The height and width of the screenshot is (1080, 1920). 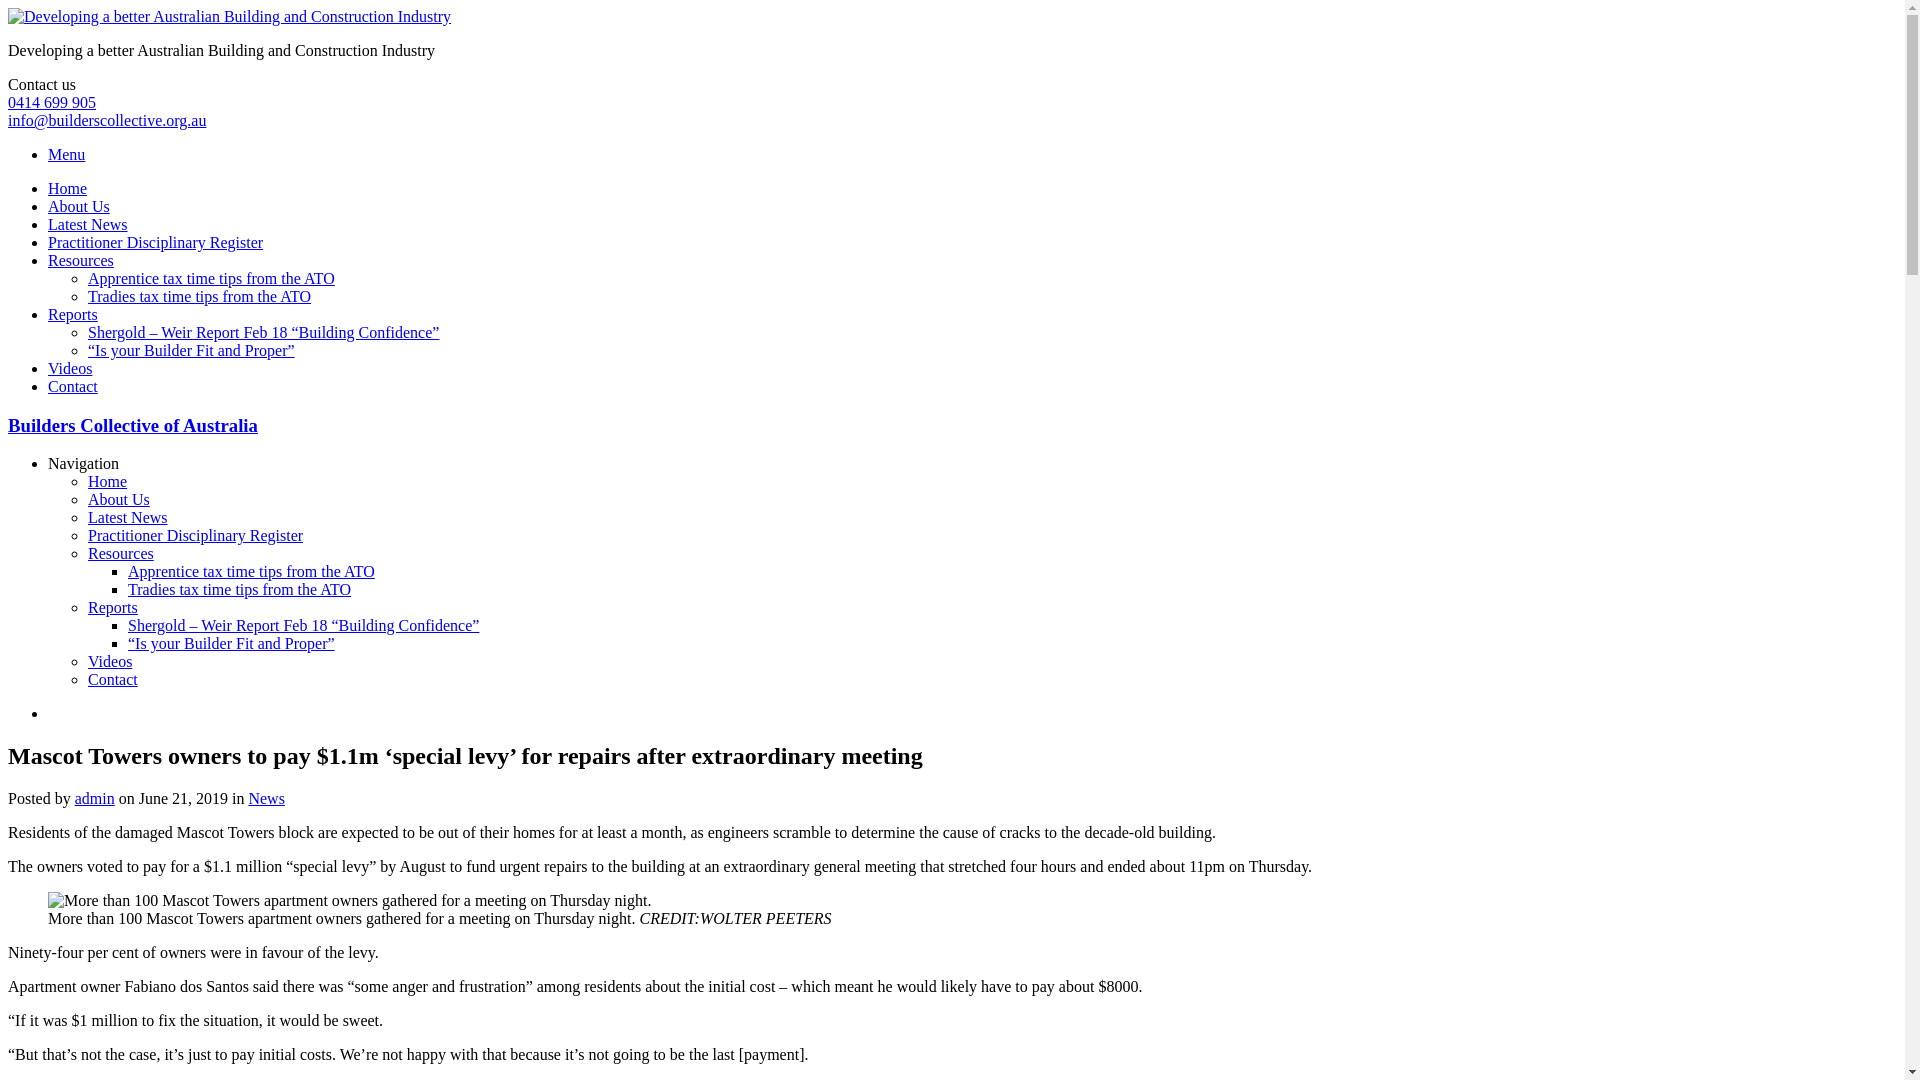 I want to click on 'Menu', so click(x=66, y=153).